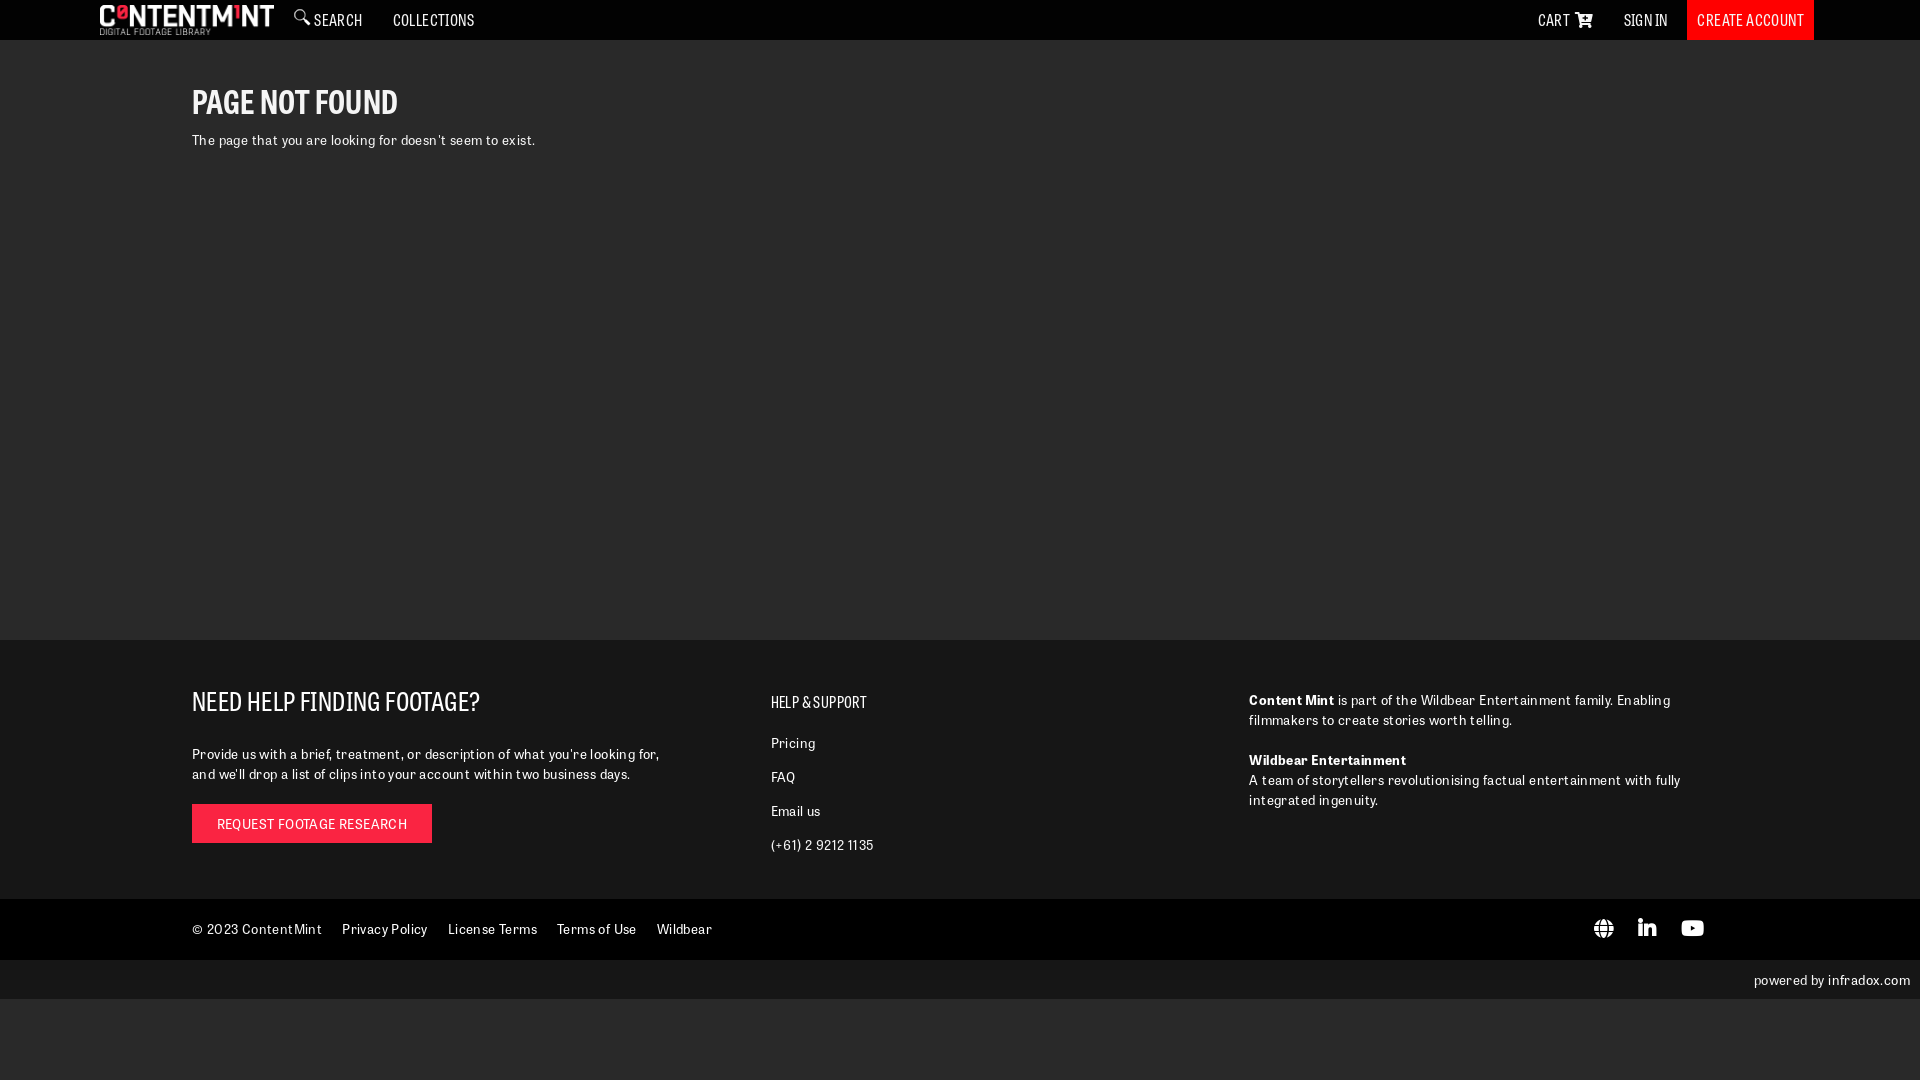 This screenshot has width=1920, height=1080. Describe the element at coordinates (327, 19) in the screenshot. I see `'SEARCH'` at that location.